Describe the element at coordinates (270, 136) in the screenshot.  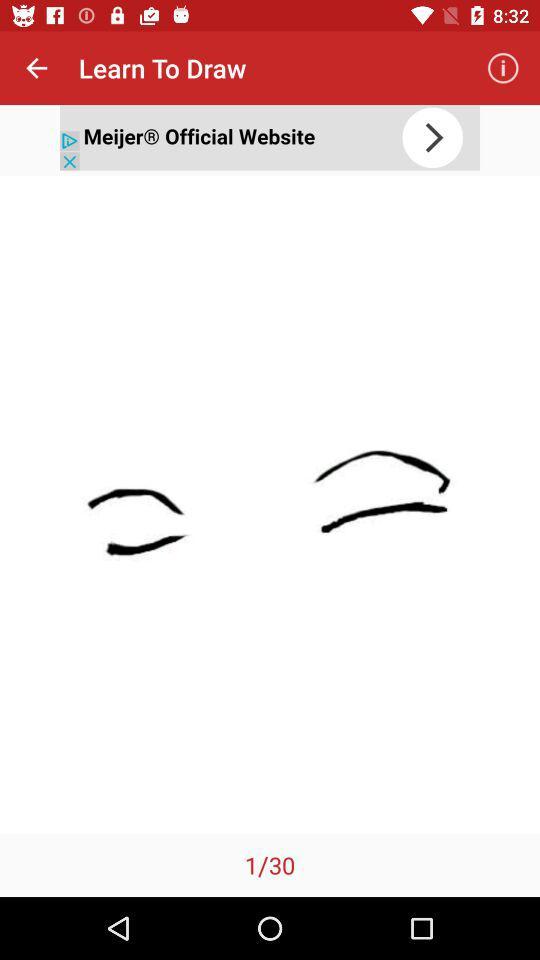
I see `google advertisements` at that location.